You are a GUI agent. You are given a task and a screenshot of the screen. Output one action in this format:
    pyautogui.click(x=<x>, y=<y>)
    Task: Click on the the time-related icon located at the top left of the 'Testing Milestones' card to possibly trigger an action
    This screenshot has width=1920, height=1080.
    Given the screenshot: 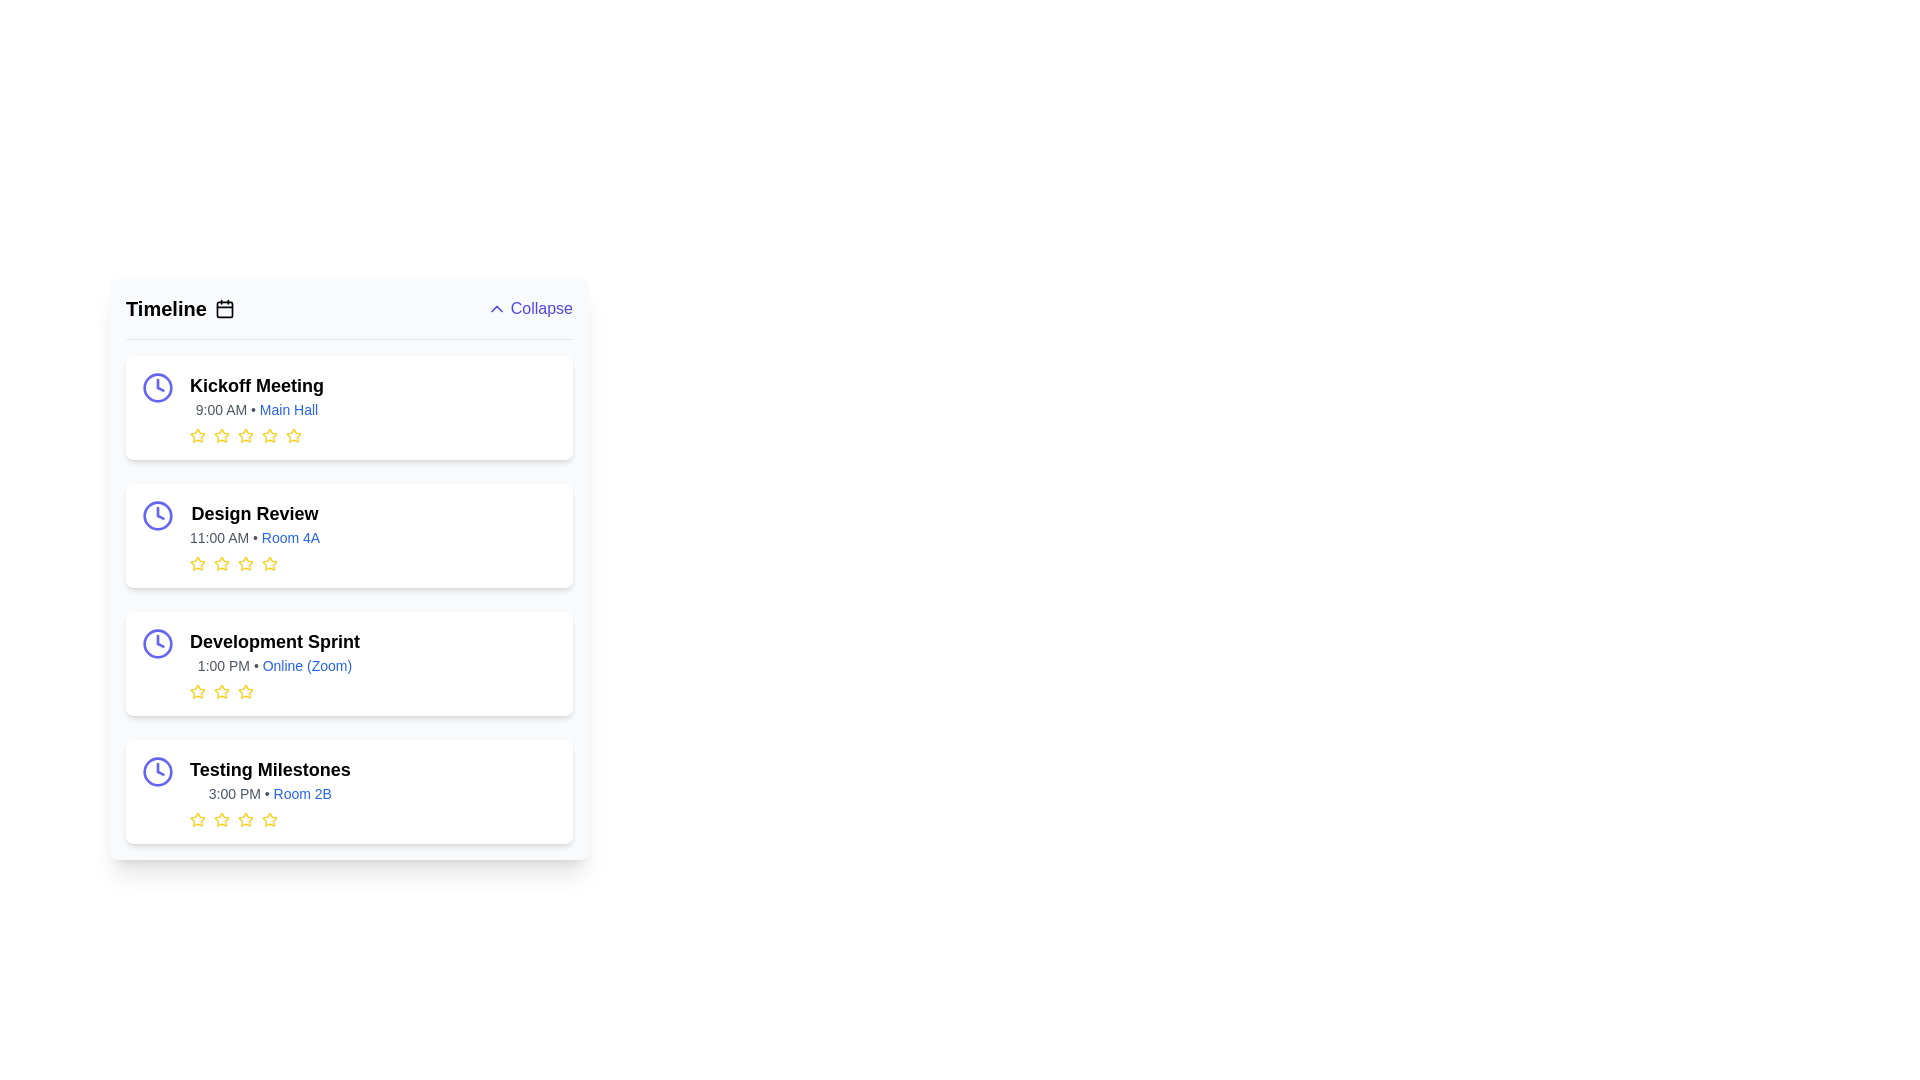 What is the action you would take?
    pyautogui.click(x=157, y=770)
    